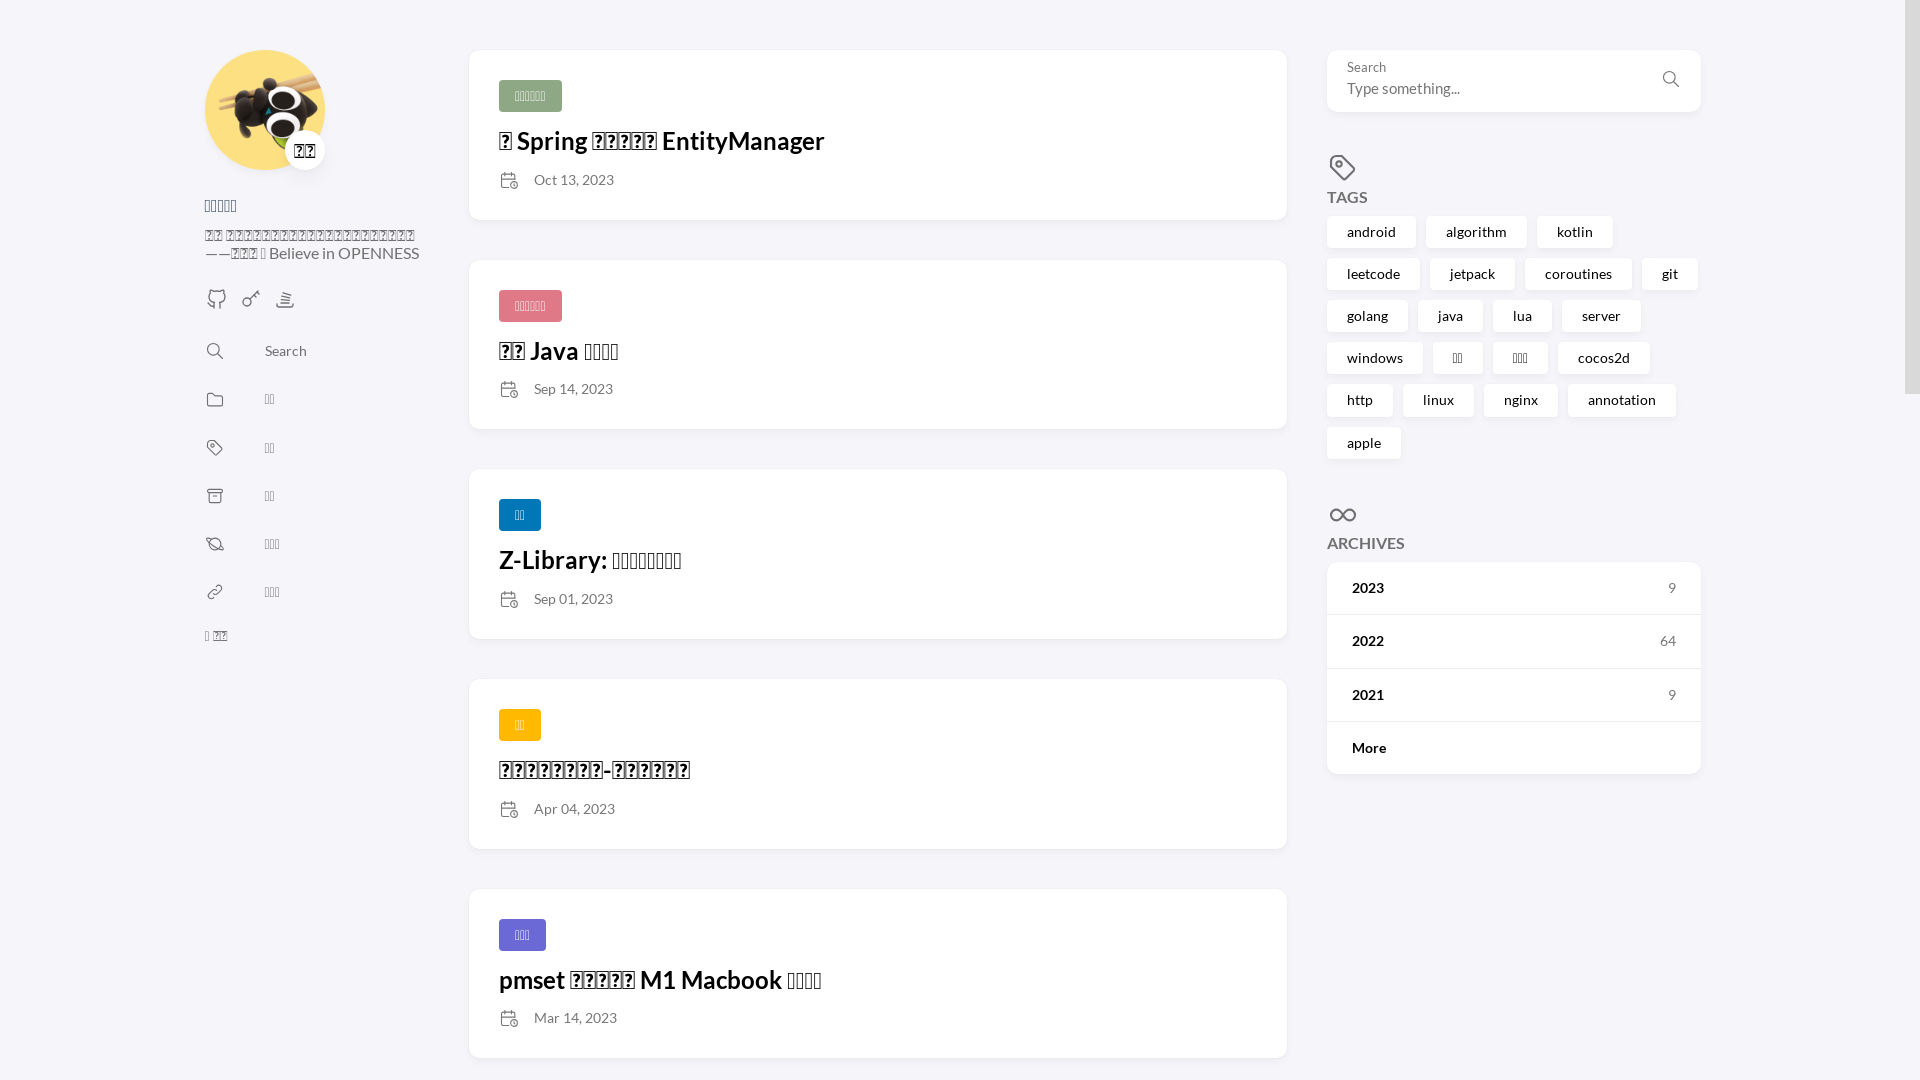 Image resolution: width=1920 pixels, height=1080 pixels. I want to click on 'kotlin', so click(1573, 230).